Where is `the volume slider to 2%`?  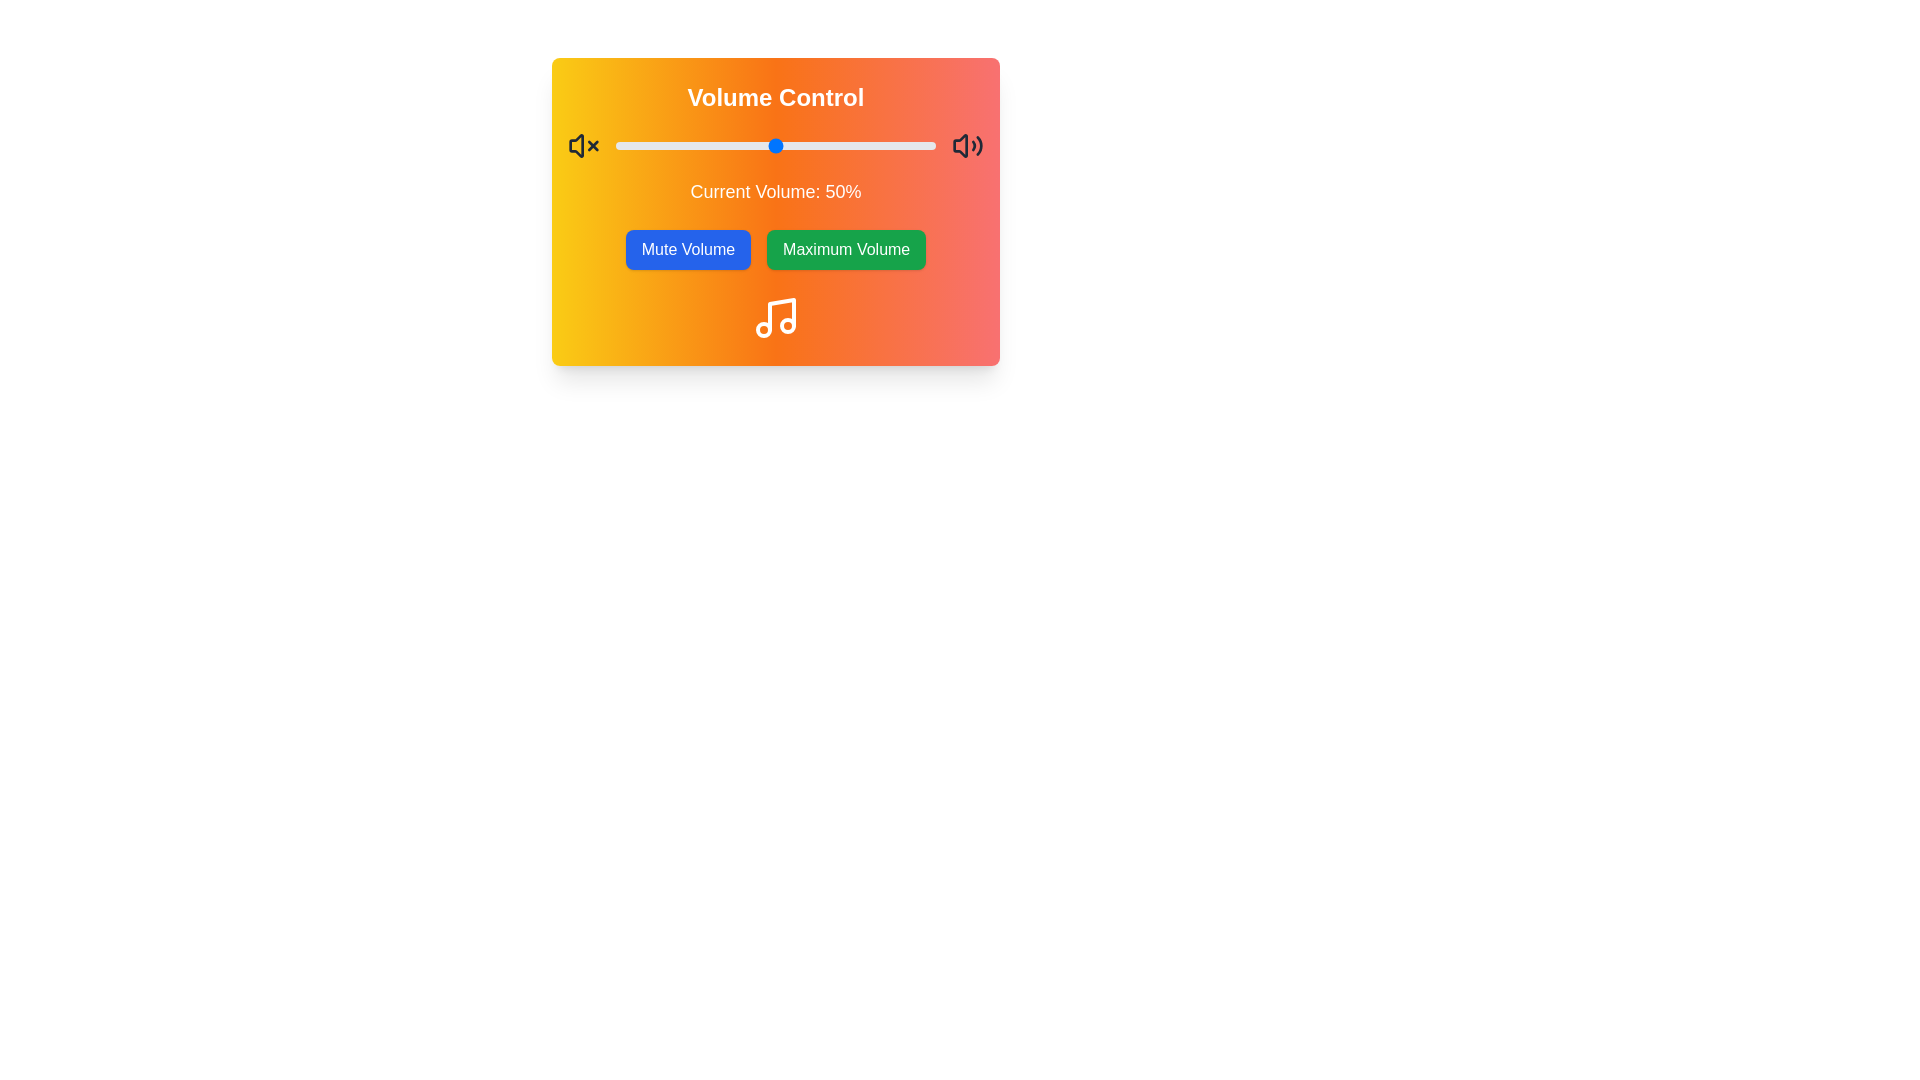 the volume slider to 2% is located at coordinates (621, 145).